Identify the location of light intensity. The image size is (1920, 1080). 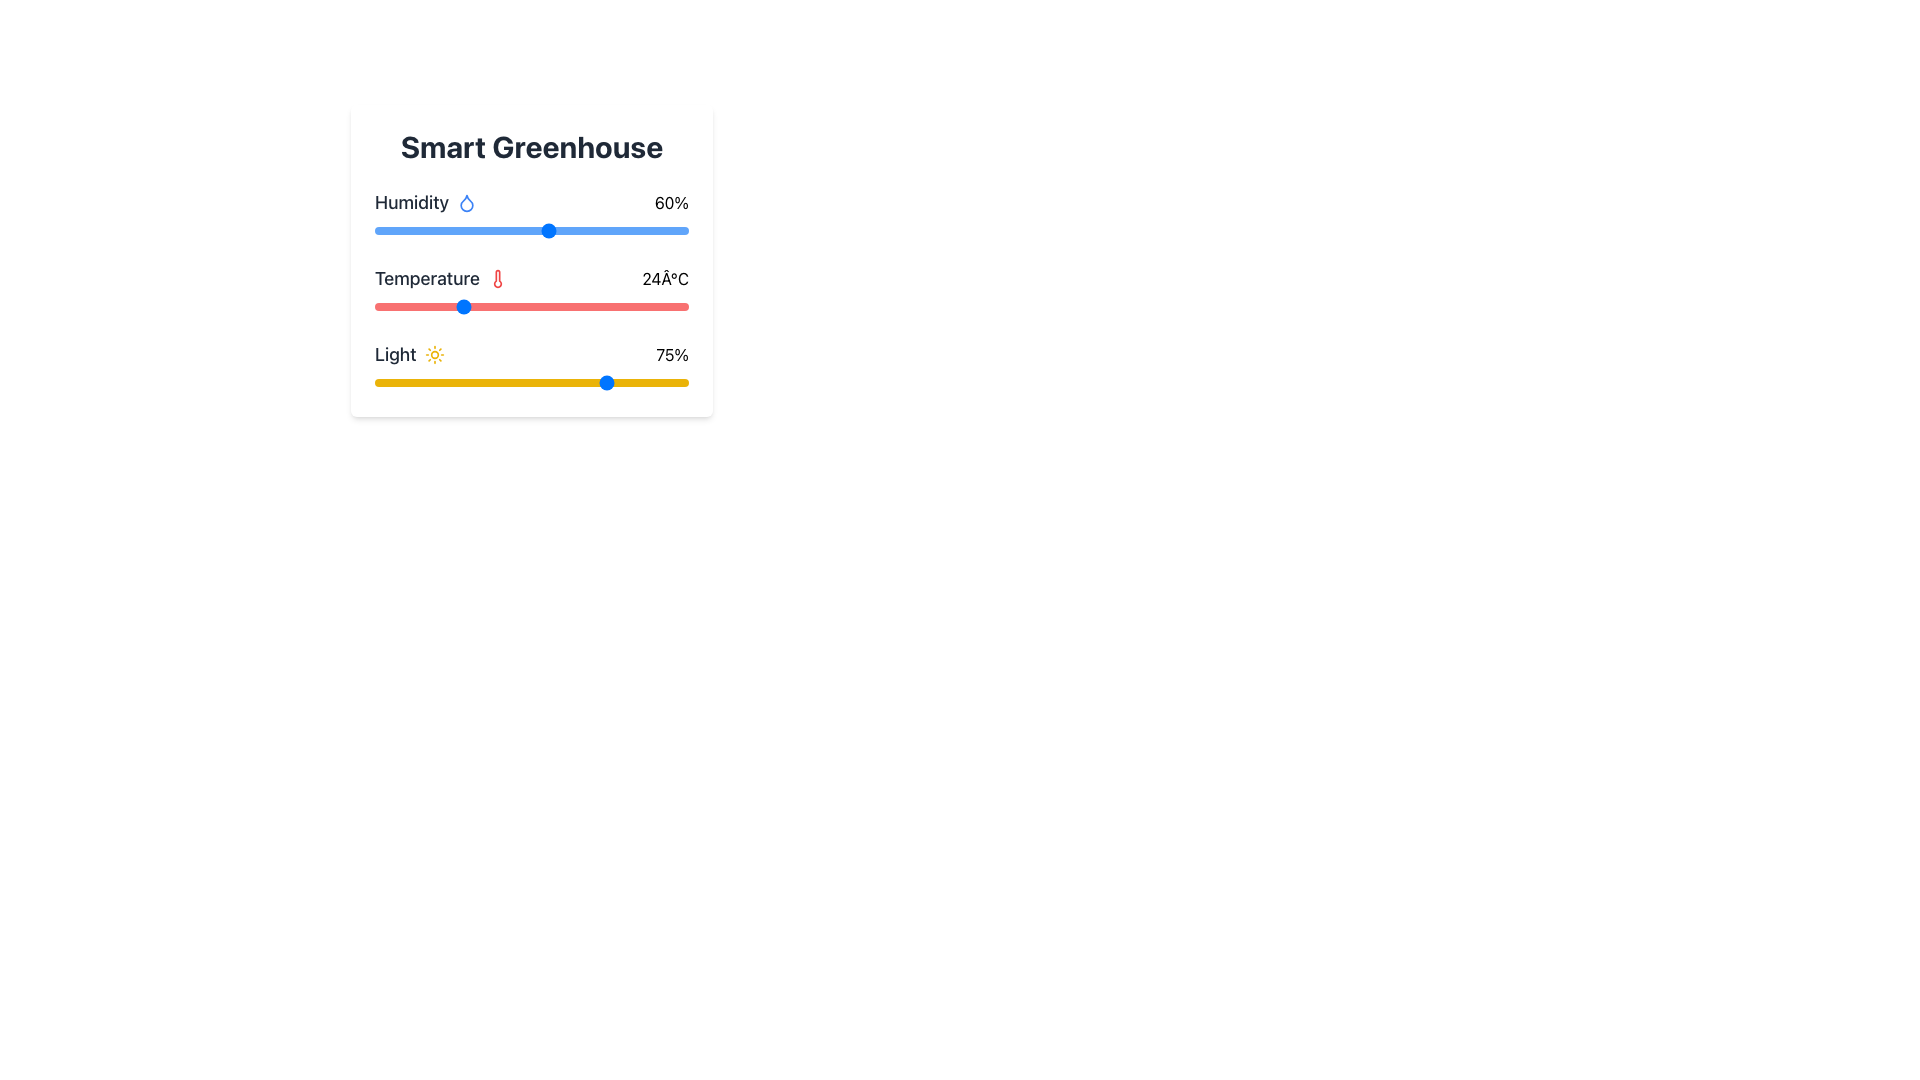
(676, 382).